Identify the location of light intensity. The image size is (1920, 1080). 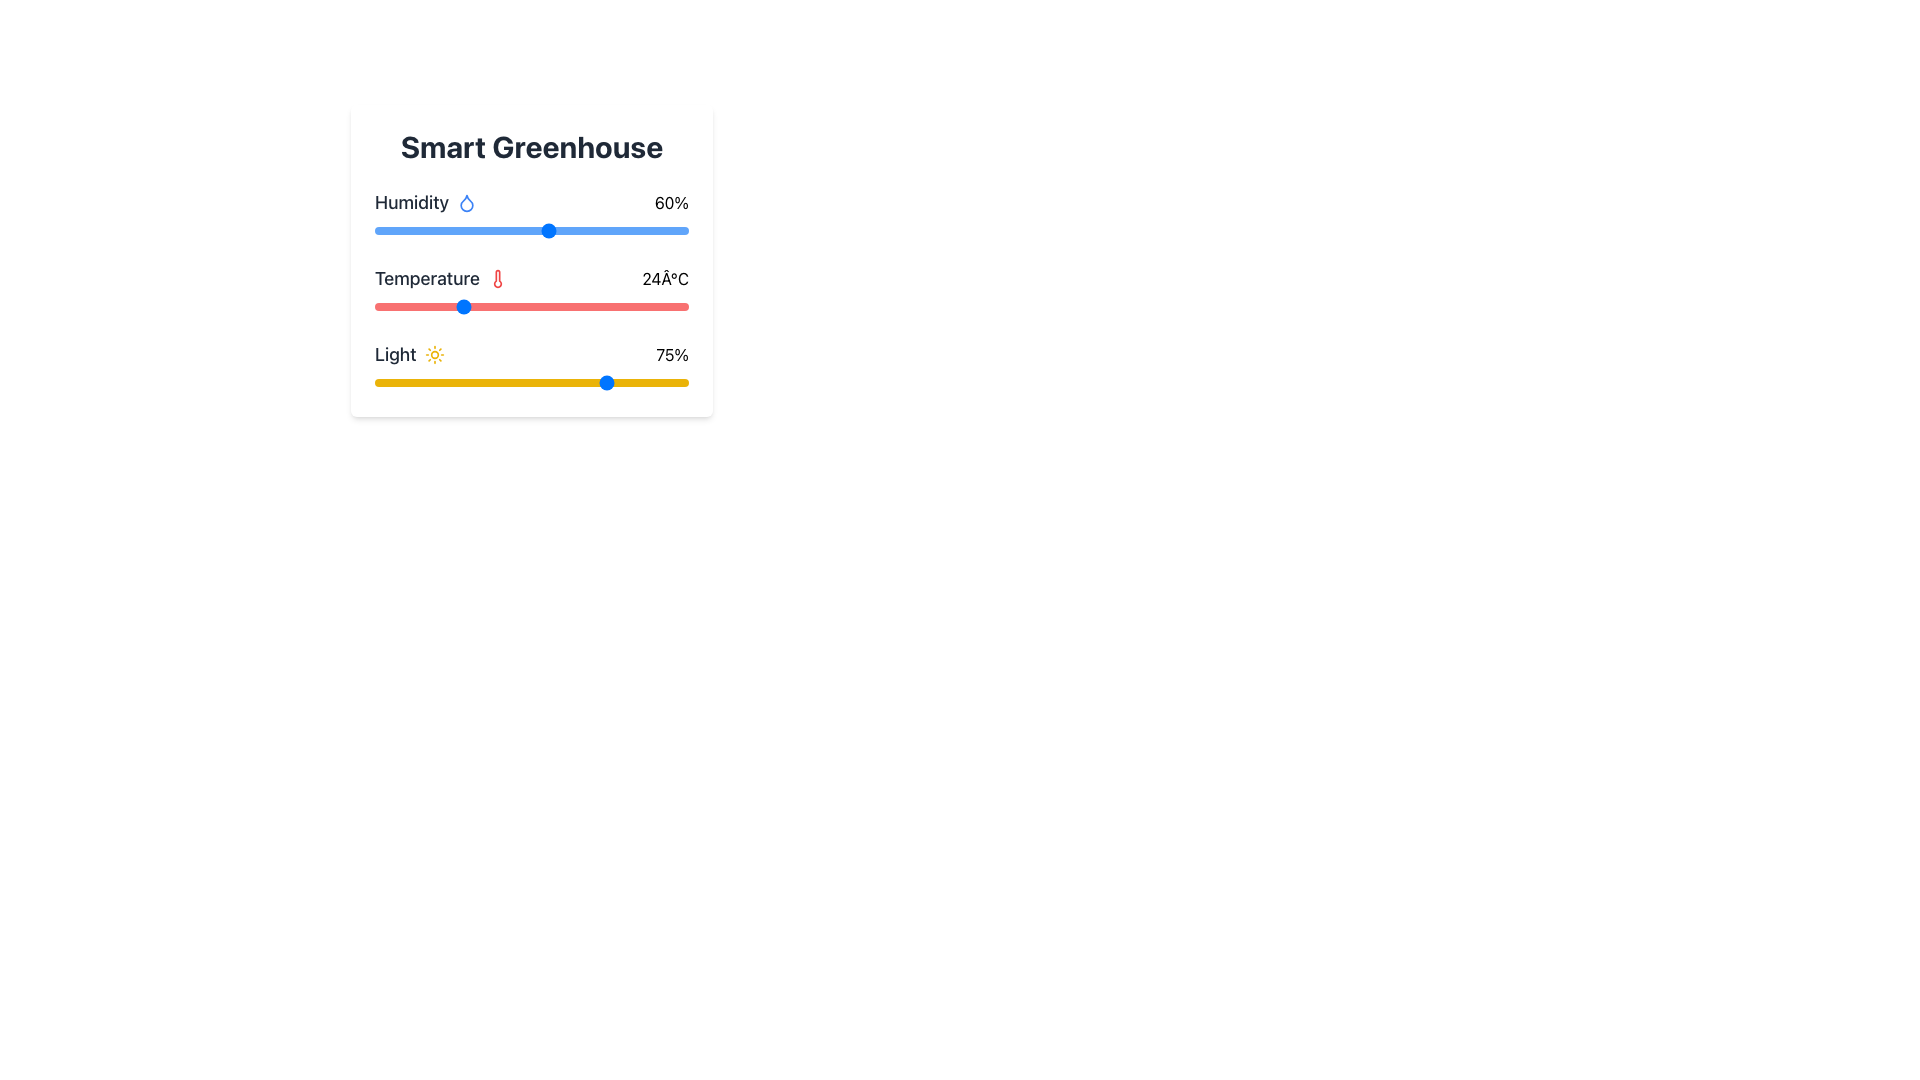
(676, 382).